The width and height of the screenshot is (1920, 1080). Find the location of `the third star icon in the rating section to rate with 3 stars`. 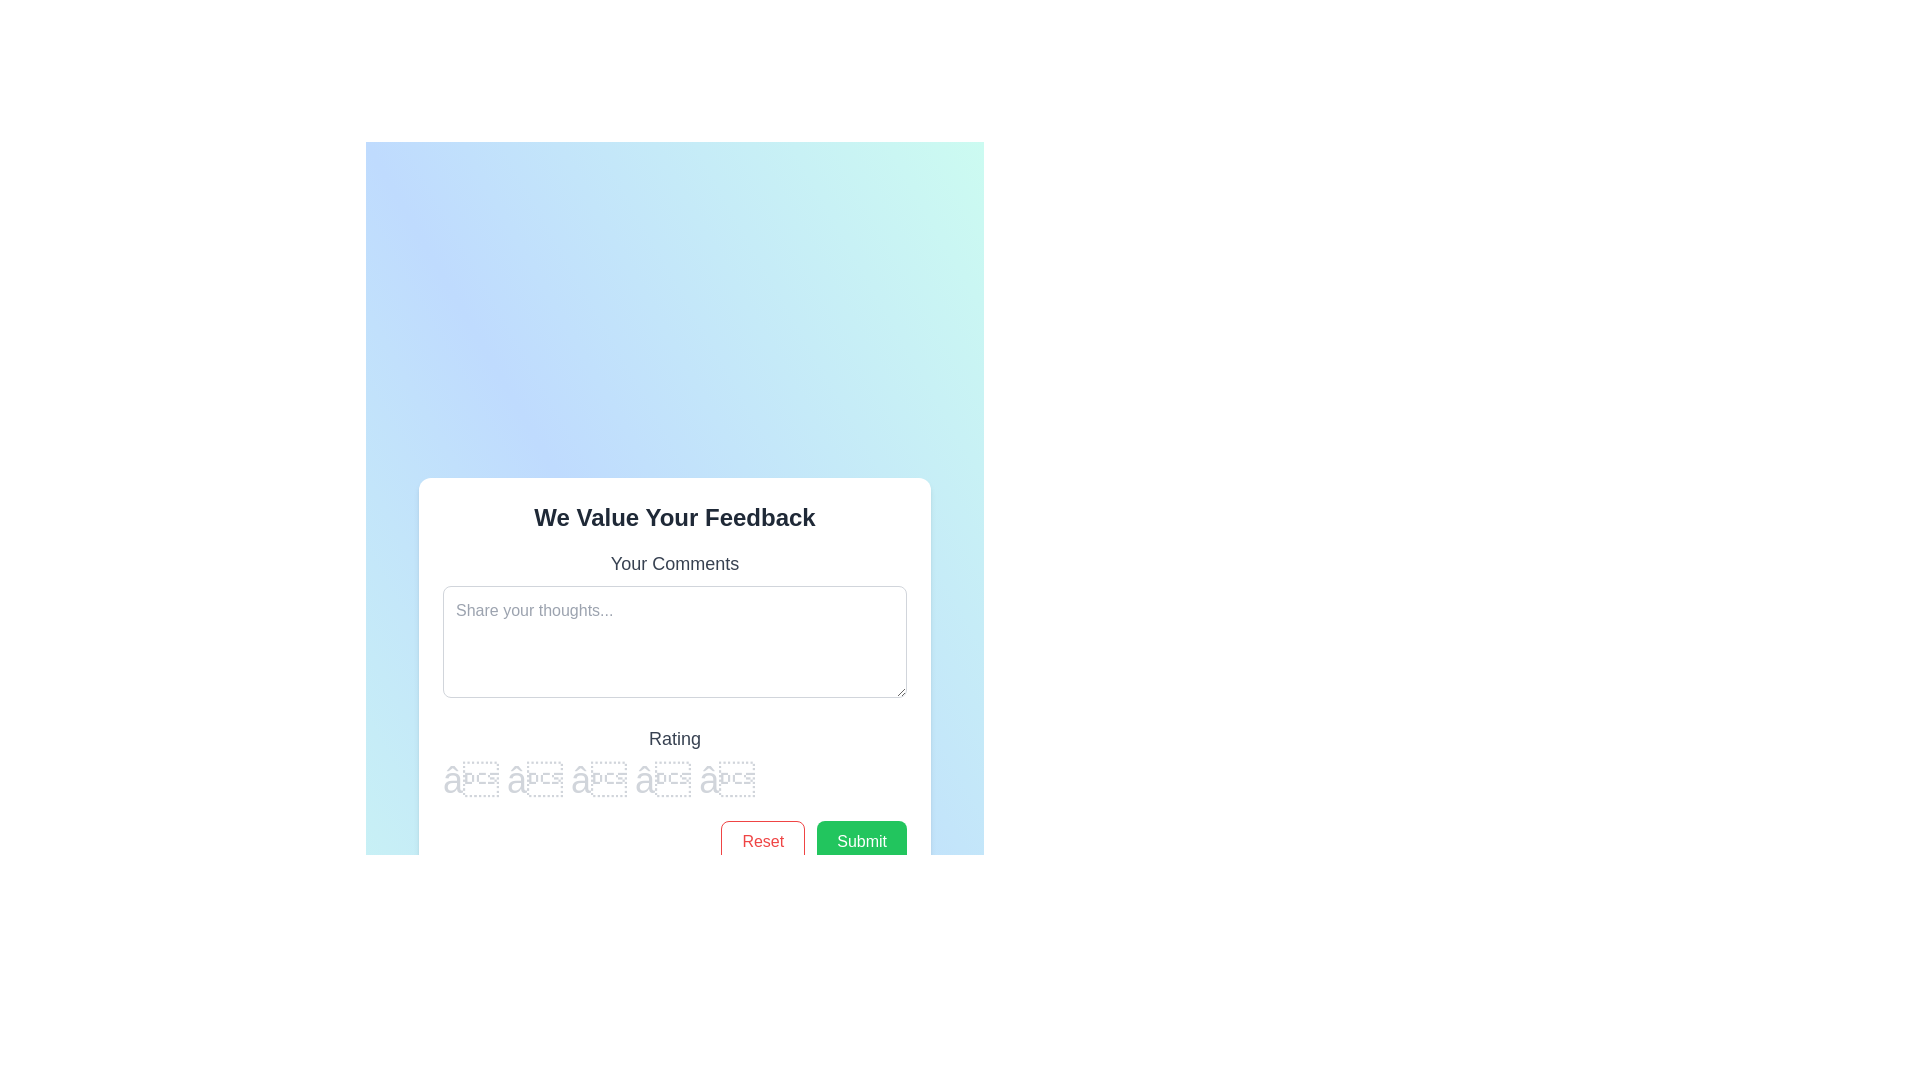

the third star icon in the rating section to rate with 3 stars is located at coordinates (598, 779).